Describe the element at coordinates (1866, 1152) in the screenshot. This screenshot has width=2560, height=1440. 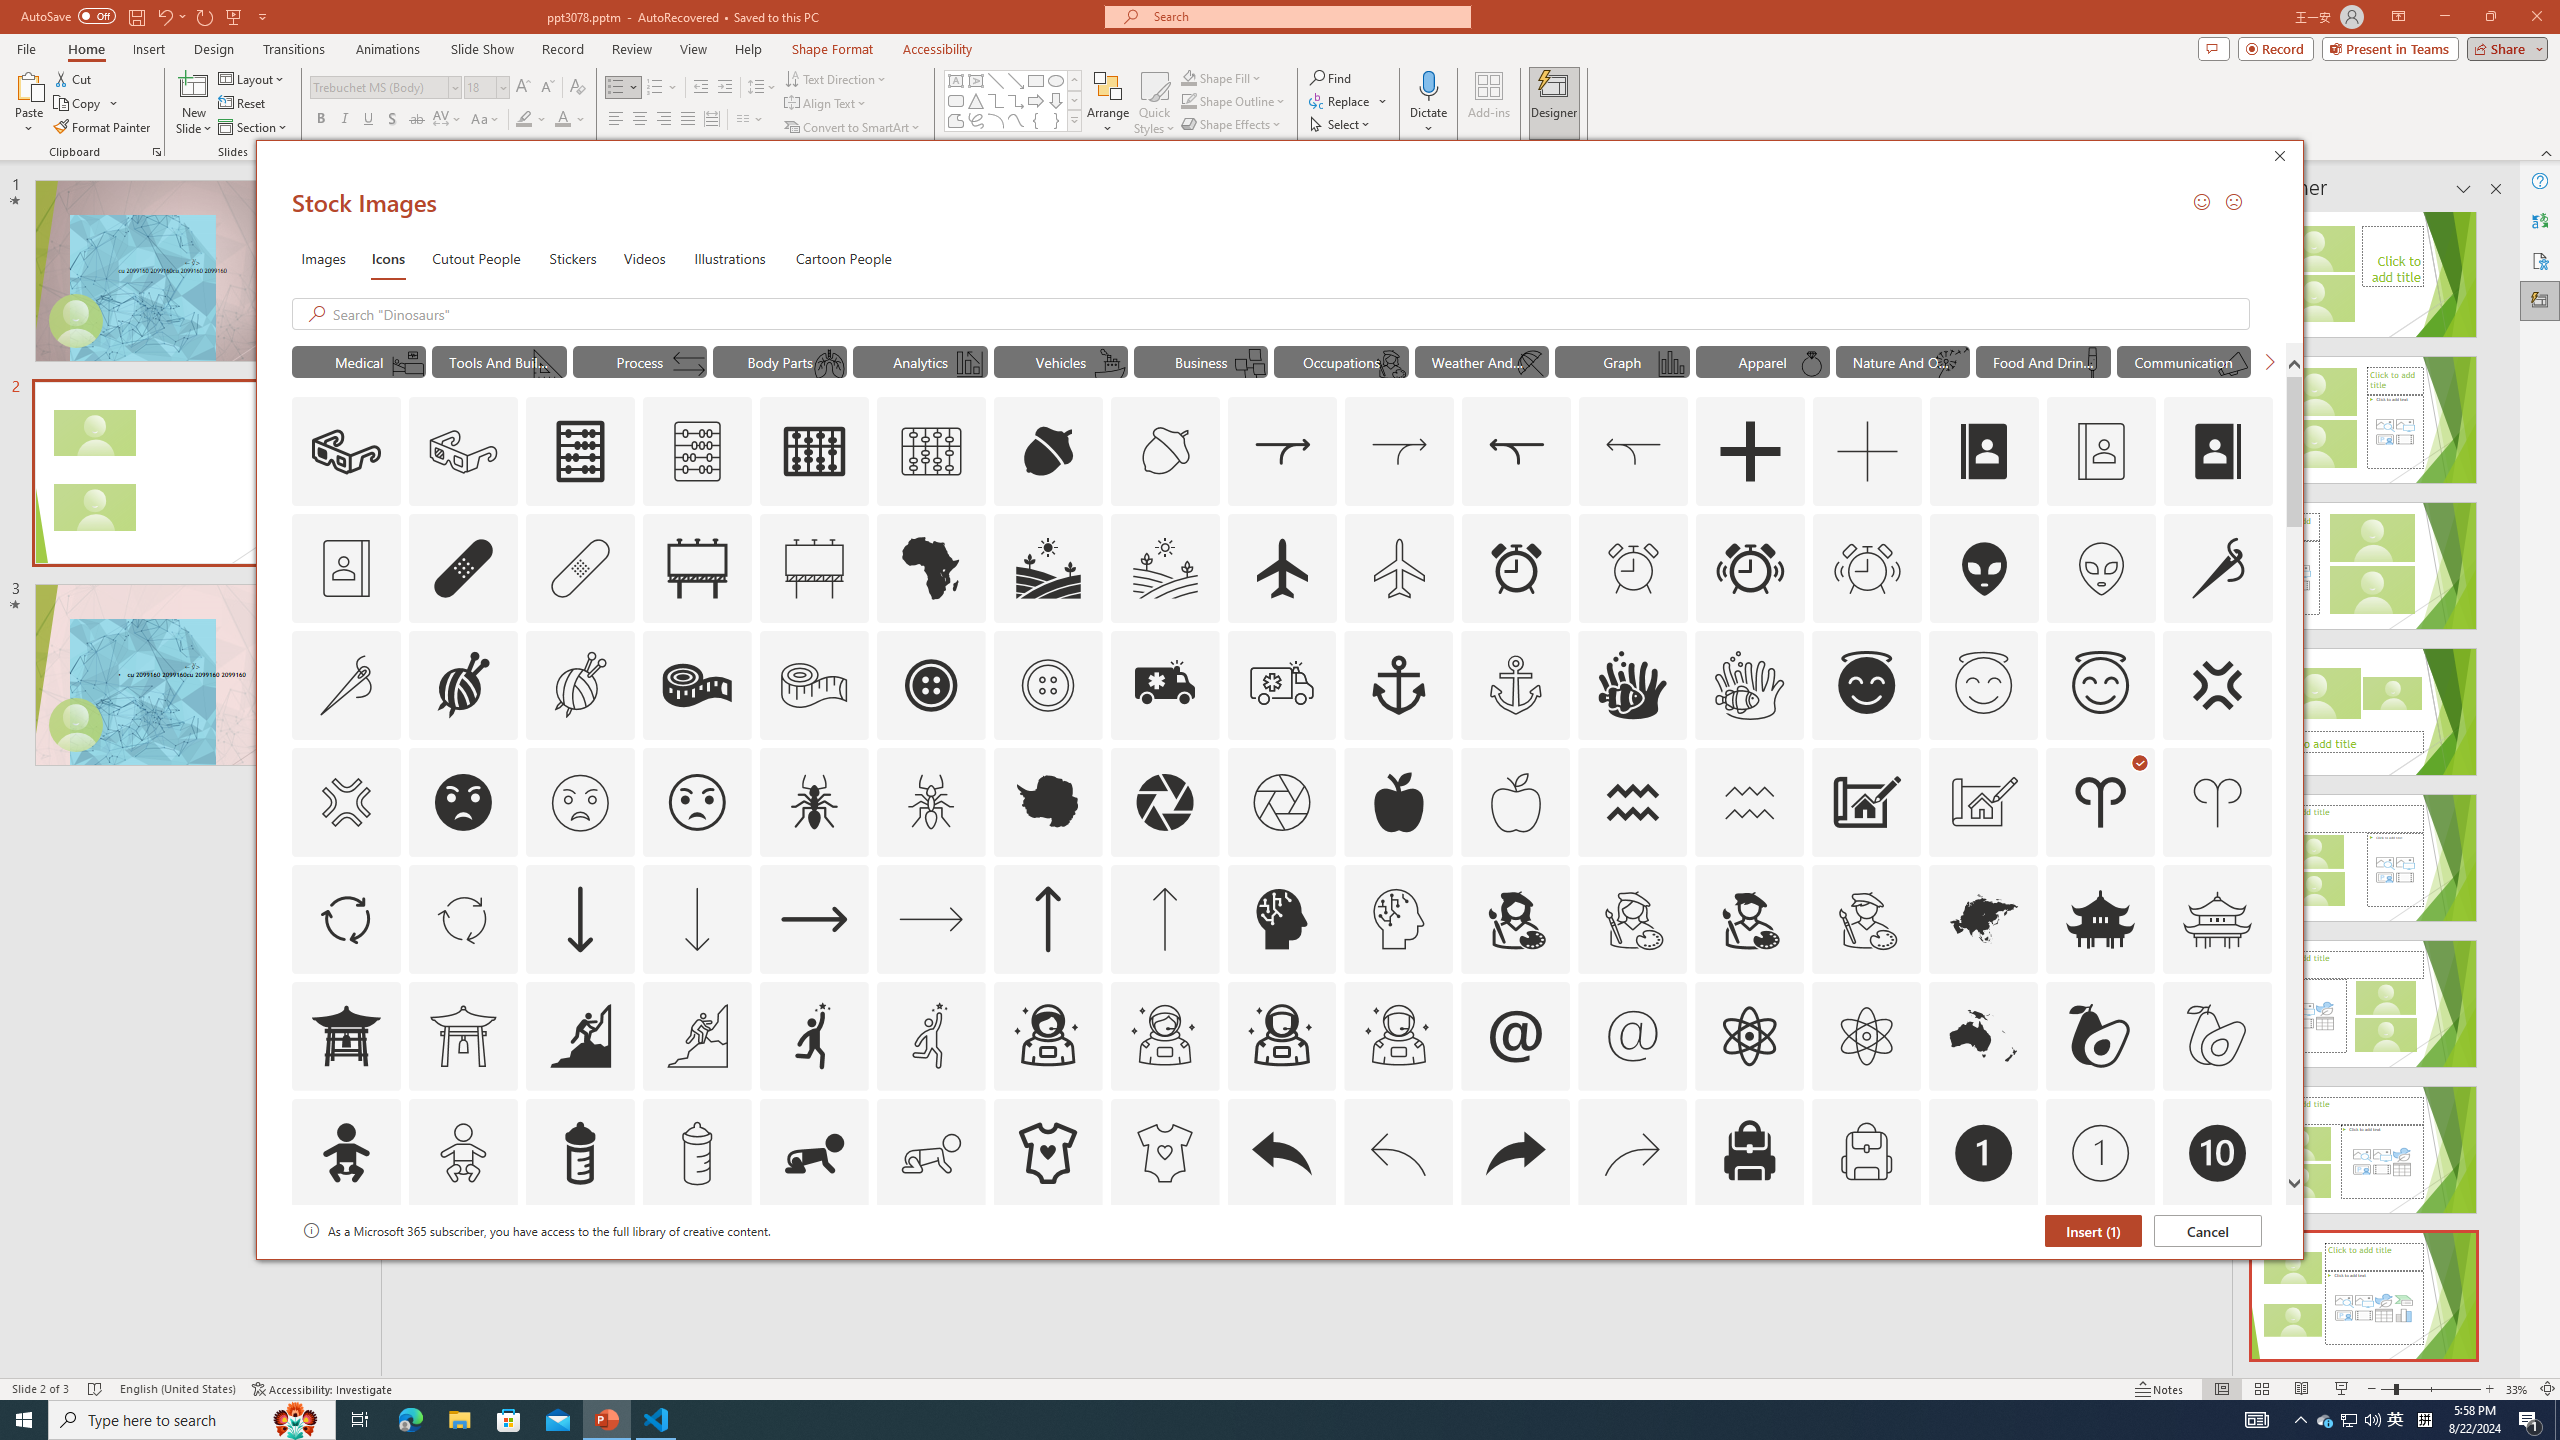
I see `'AutomationID: Icons_Backpack_M'` at that location.